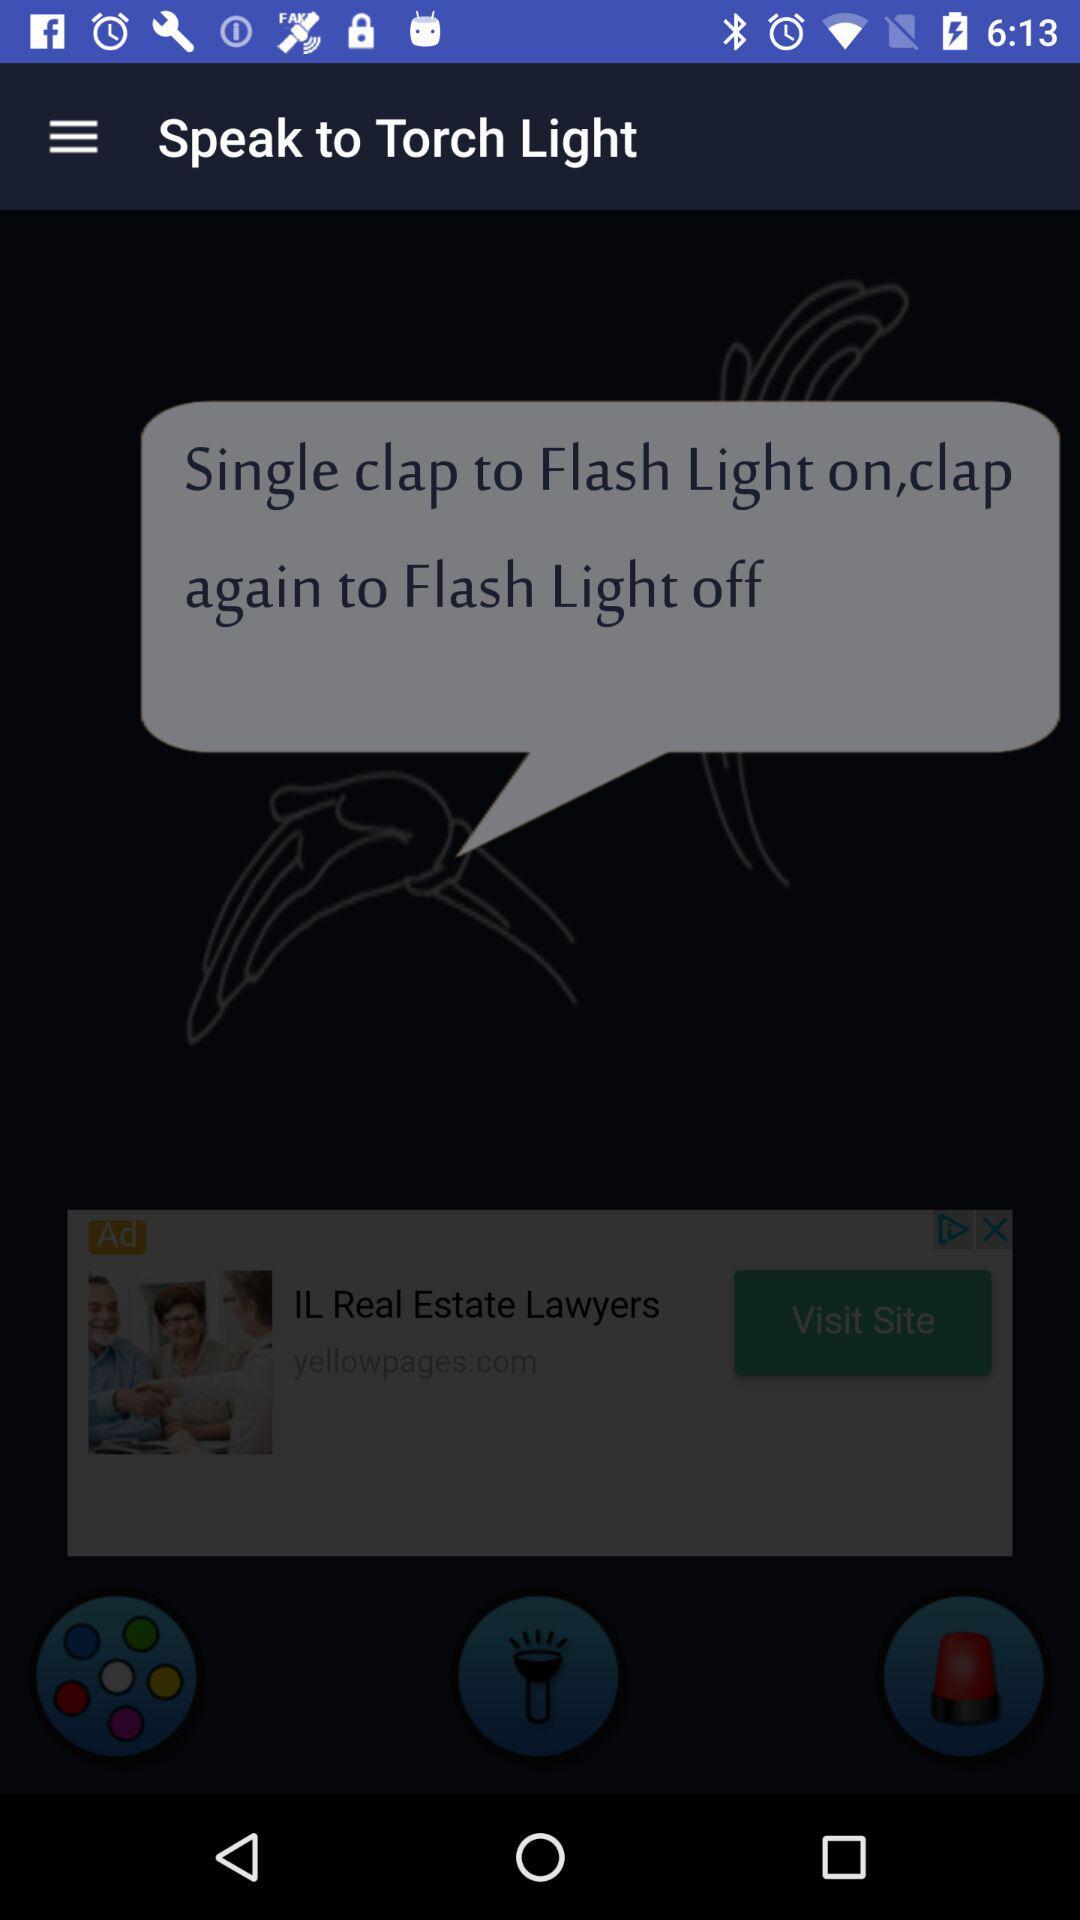  Describe the element at coordinates (540, 1675) in the screenshot. I see `torch light` at that location.